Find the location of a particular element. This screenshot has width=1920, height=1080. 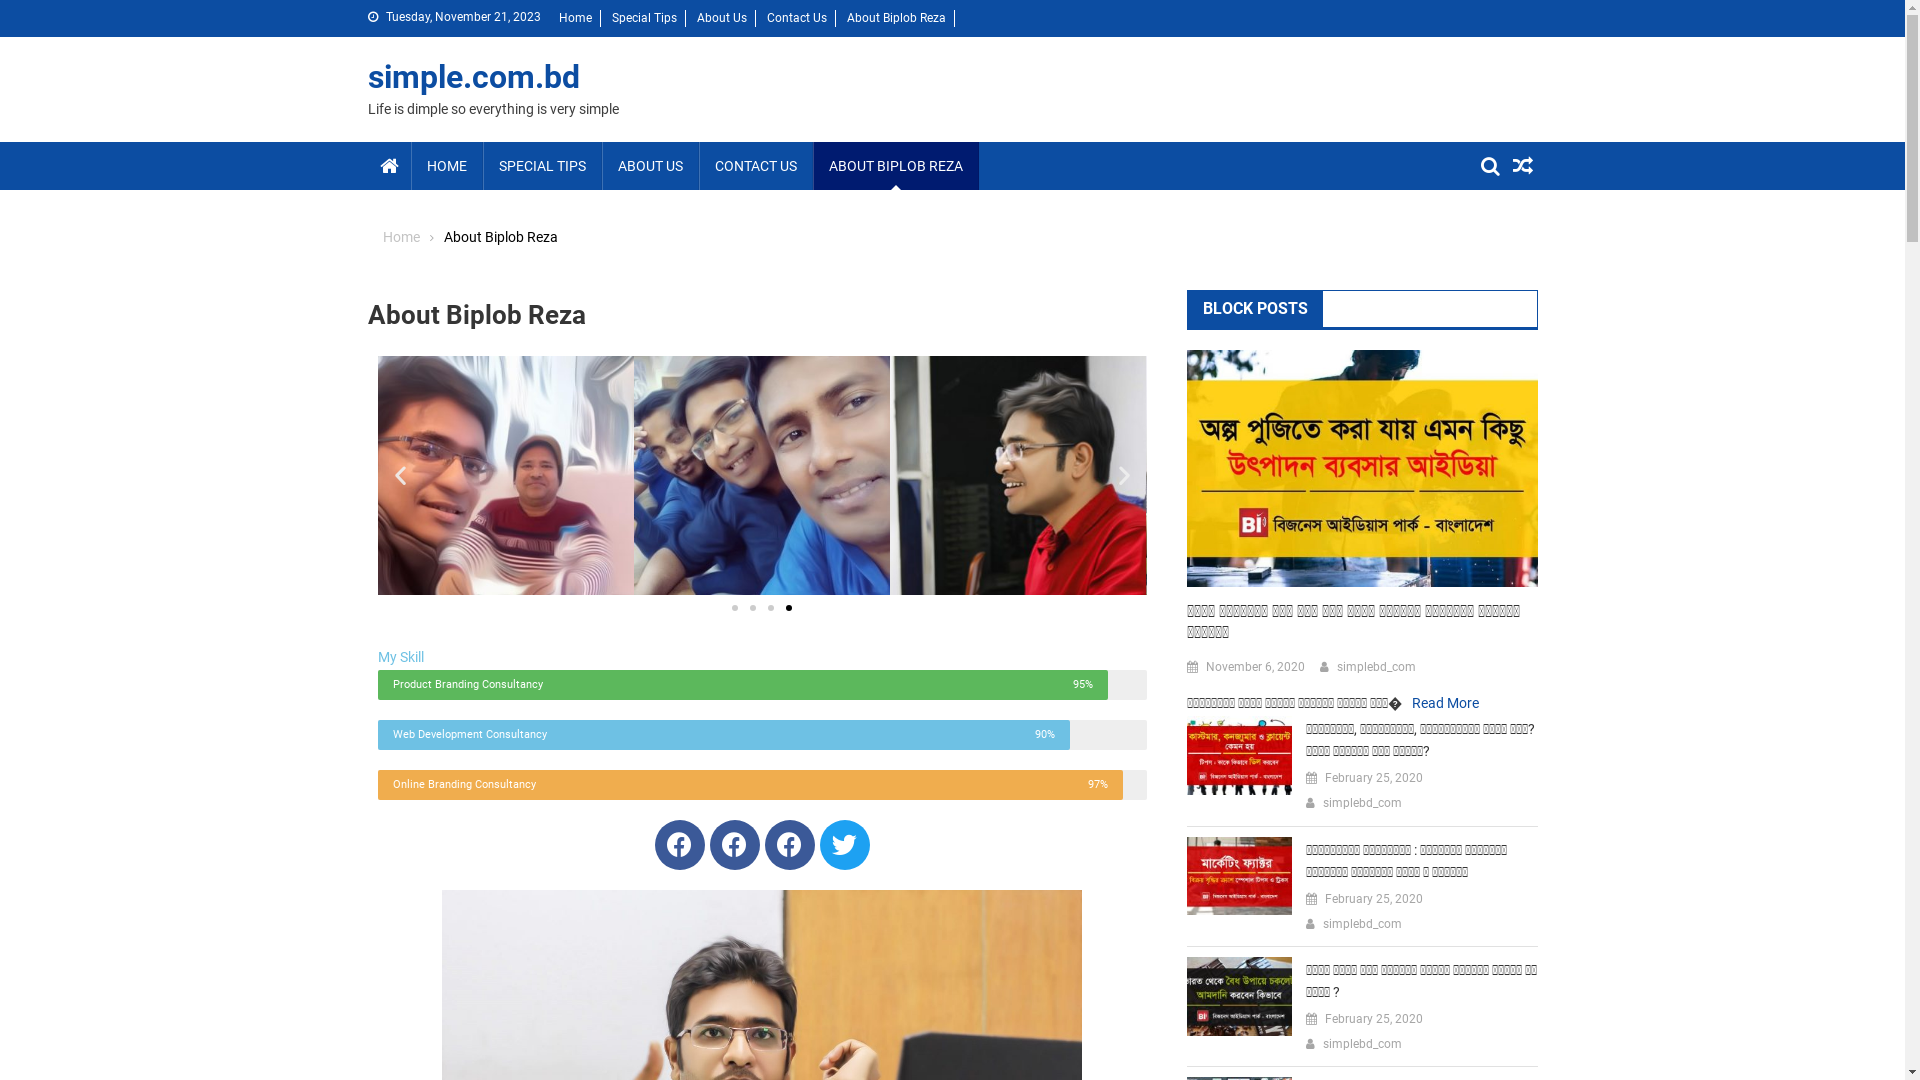

'Read More' is located at coordinates (1445, 701).